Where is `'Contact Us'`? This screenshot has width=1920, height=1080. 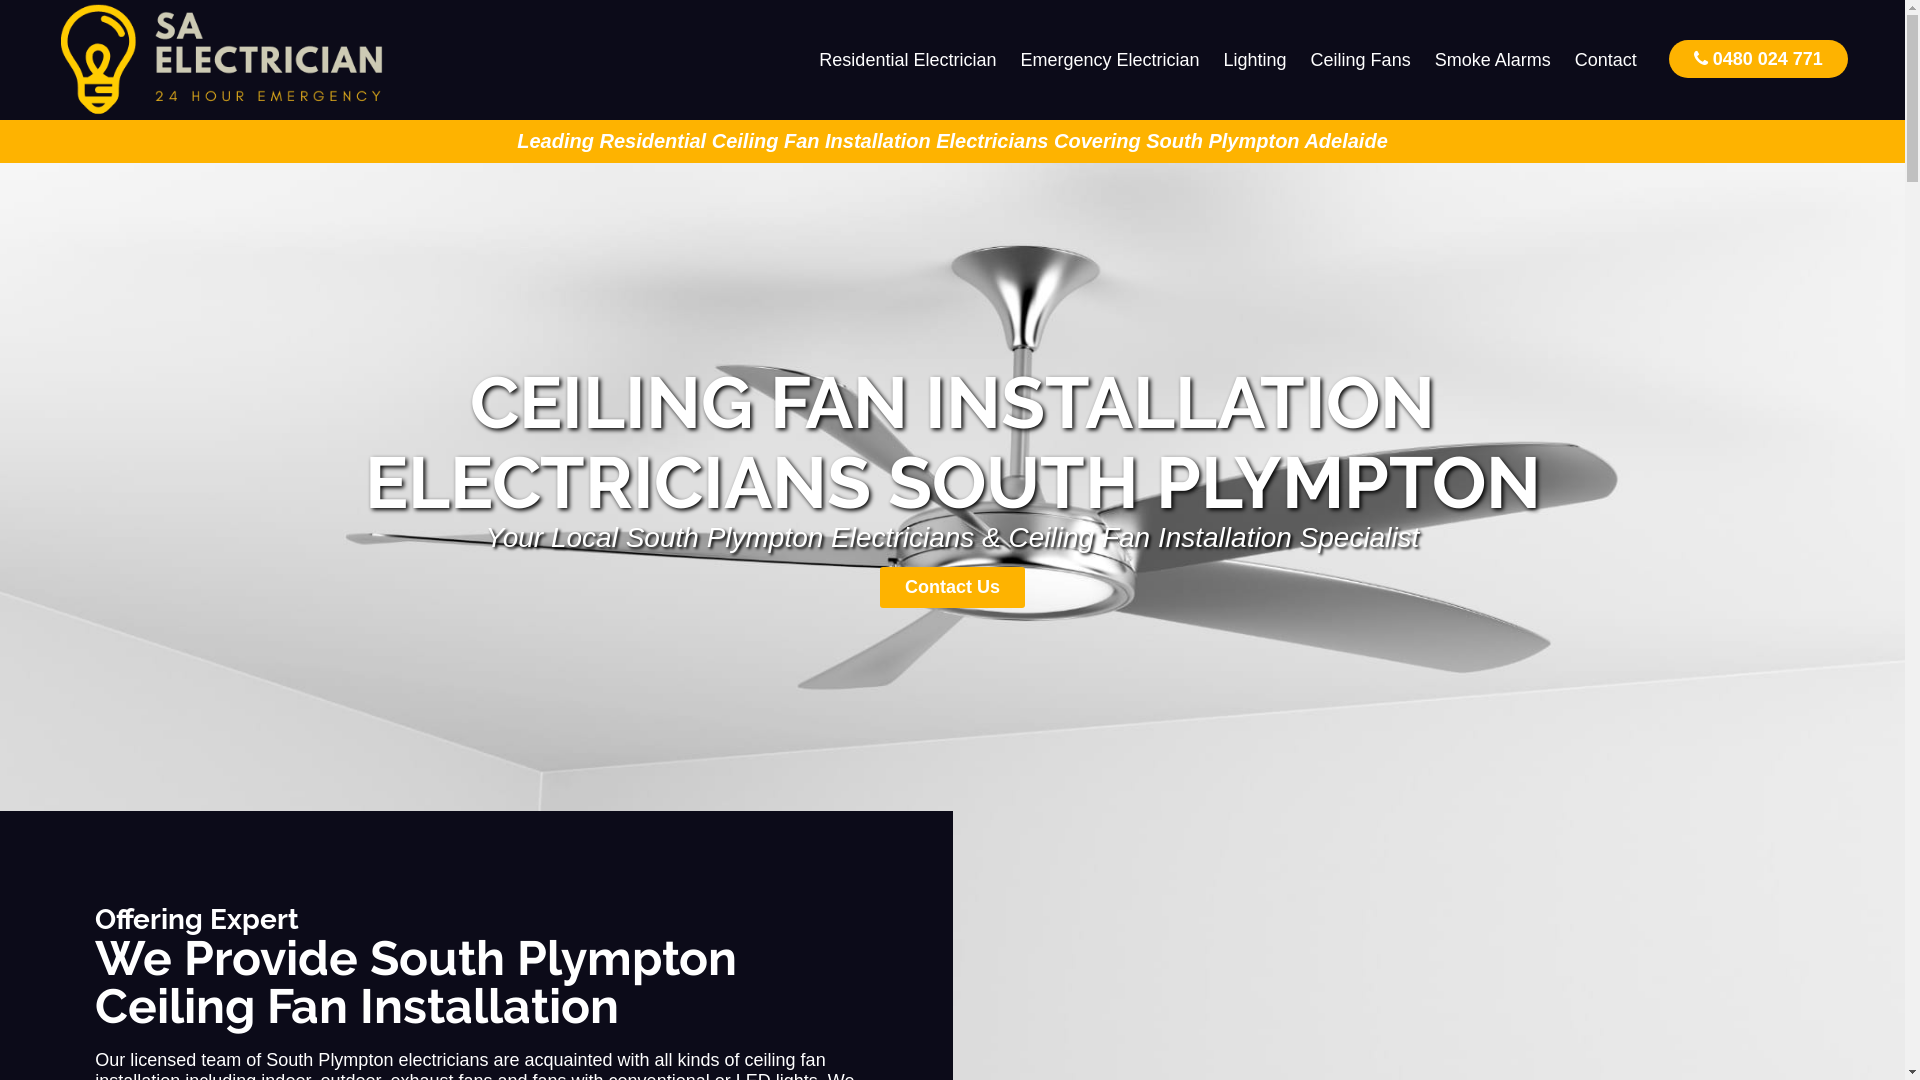 'Contact Us' is located at coordinates (951, 586).